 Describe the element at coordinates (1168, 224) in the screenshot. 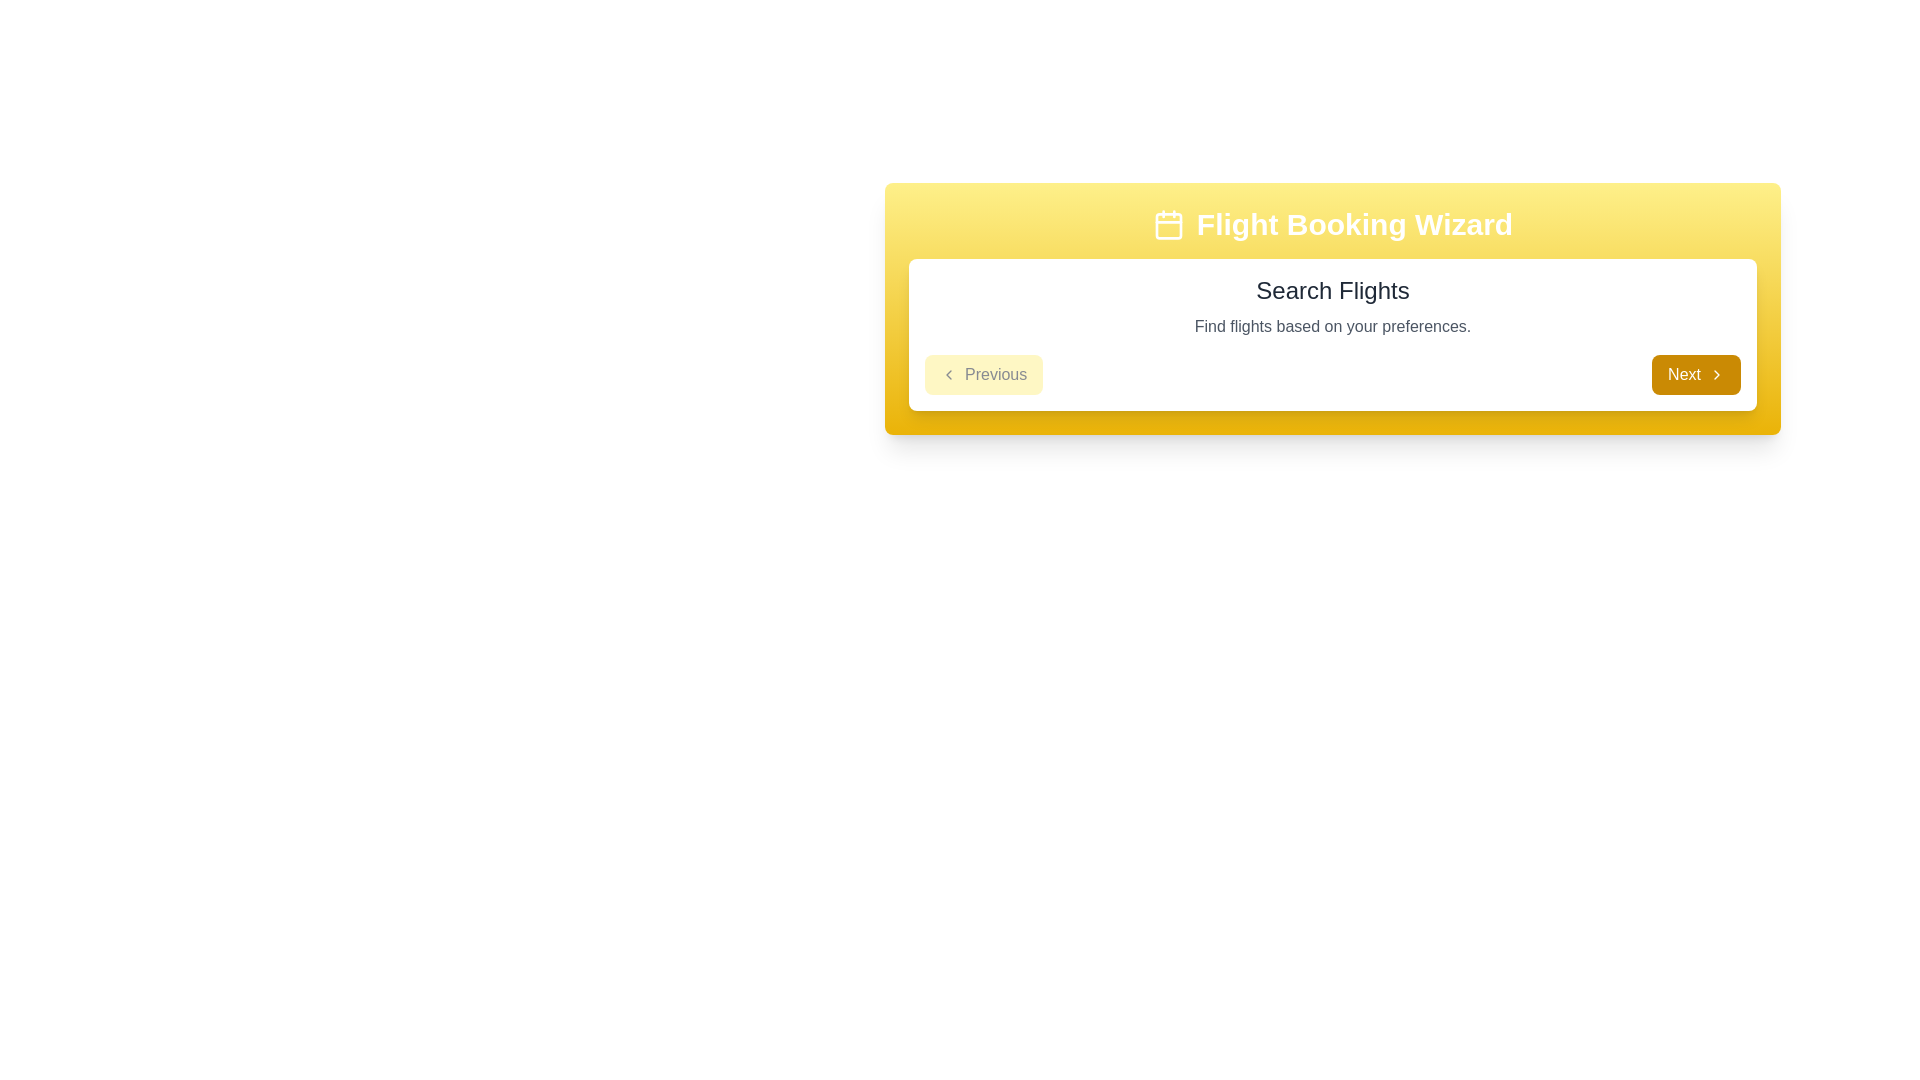

I see `the scheduling icon located at the top-left corner of the yellow gradient header bar, positioned to the left of the 'Flight Booking Wizard' label` at that location.